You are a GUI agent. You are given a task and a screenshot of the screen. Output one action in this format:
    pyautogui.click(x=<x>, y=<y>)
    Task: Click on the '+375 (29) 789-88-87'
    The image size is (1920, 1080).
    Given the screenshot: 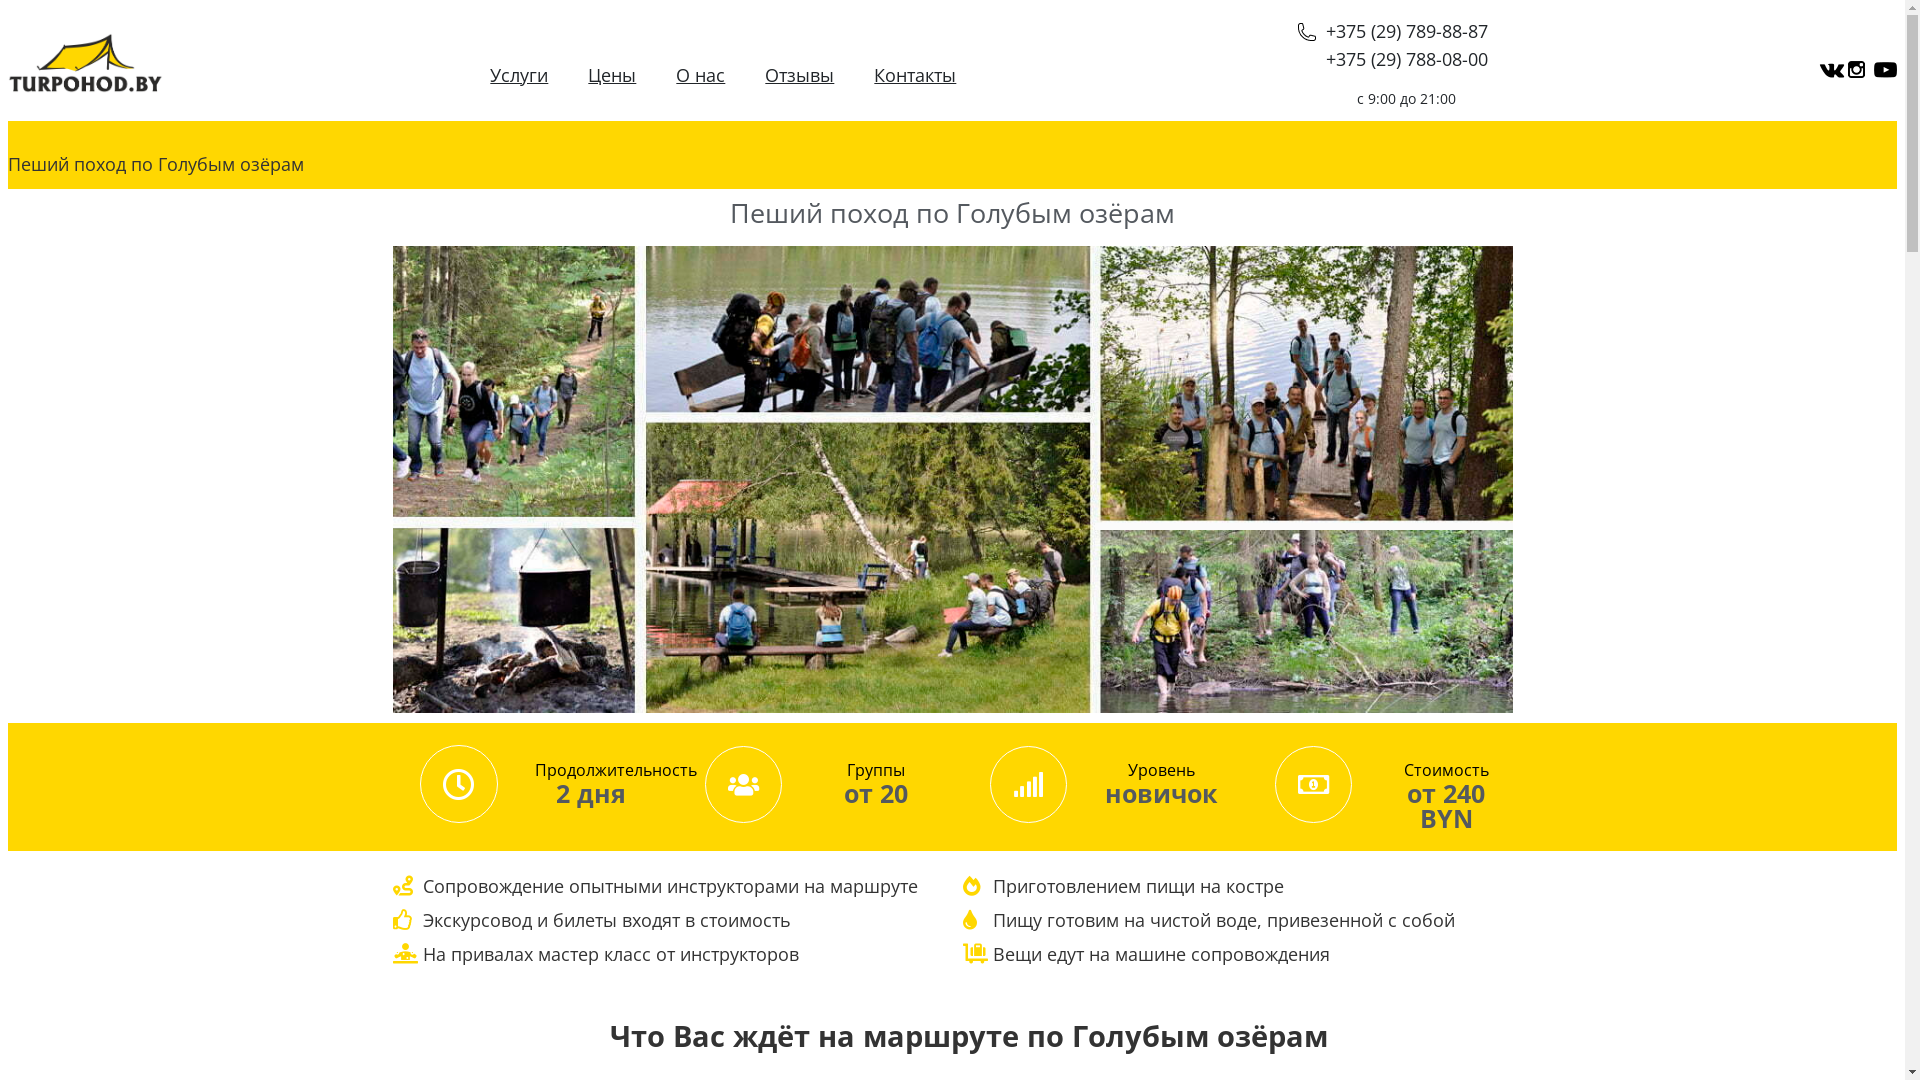 What is the action you would take?
    pyautogui.click(x=1391, y=31)
    